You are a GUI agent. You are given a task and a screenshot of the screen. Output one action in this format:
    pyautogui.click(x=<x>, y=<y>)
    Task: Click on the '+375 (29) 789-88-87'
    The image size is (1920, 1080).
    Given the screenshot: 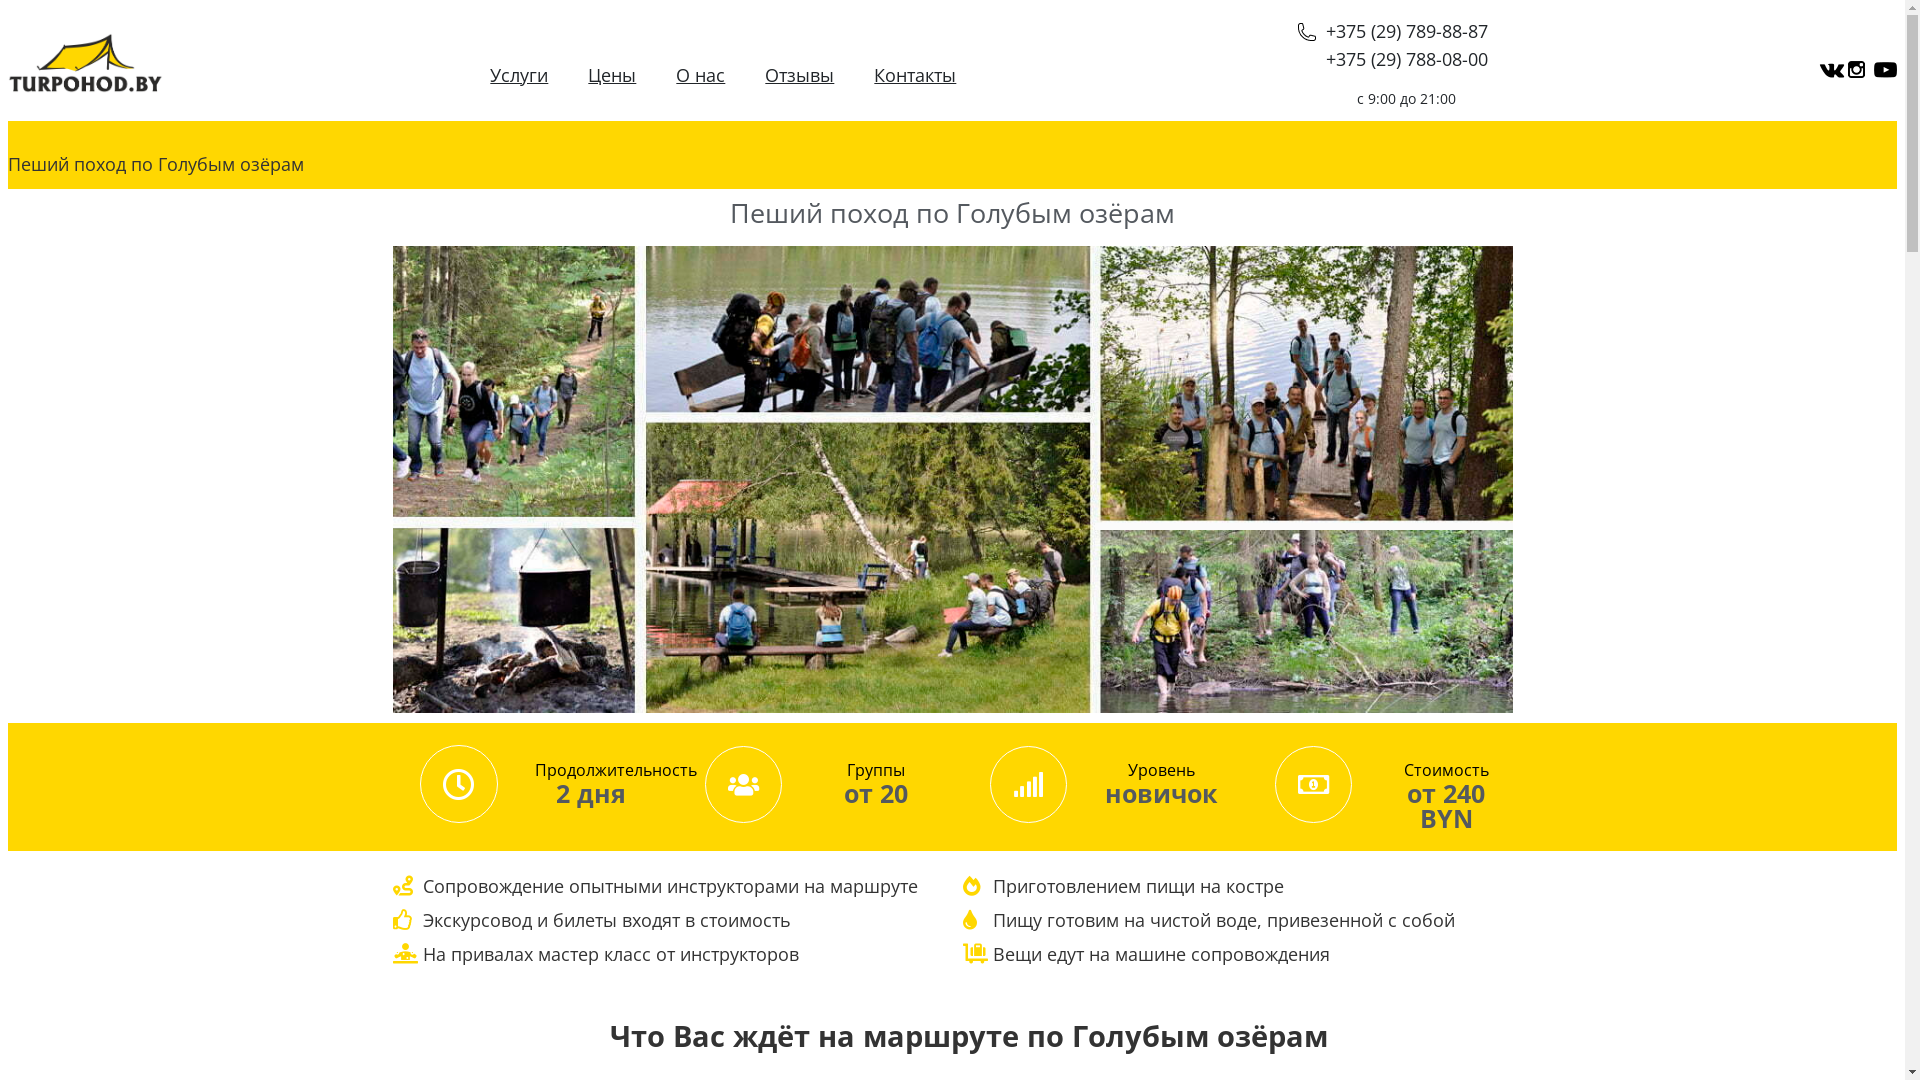 What is the action you would take?
    pyautogui.click(x=1391, y=31)
    